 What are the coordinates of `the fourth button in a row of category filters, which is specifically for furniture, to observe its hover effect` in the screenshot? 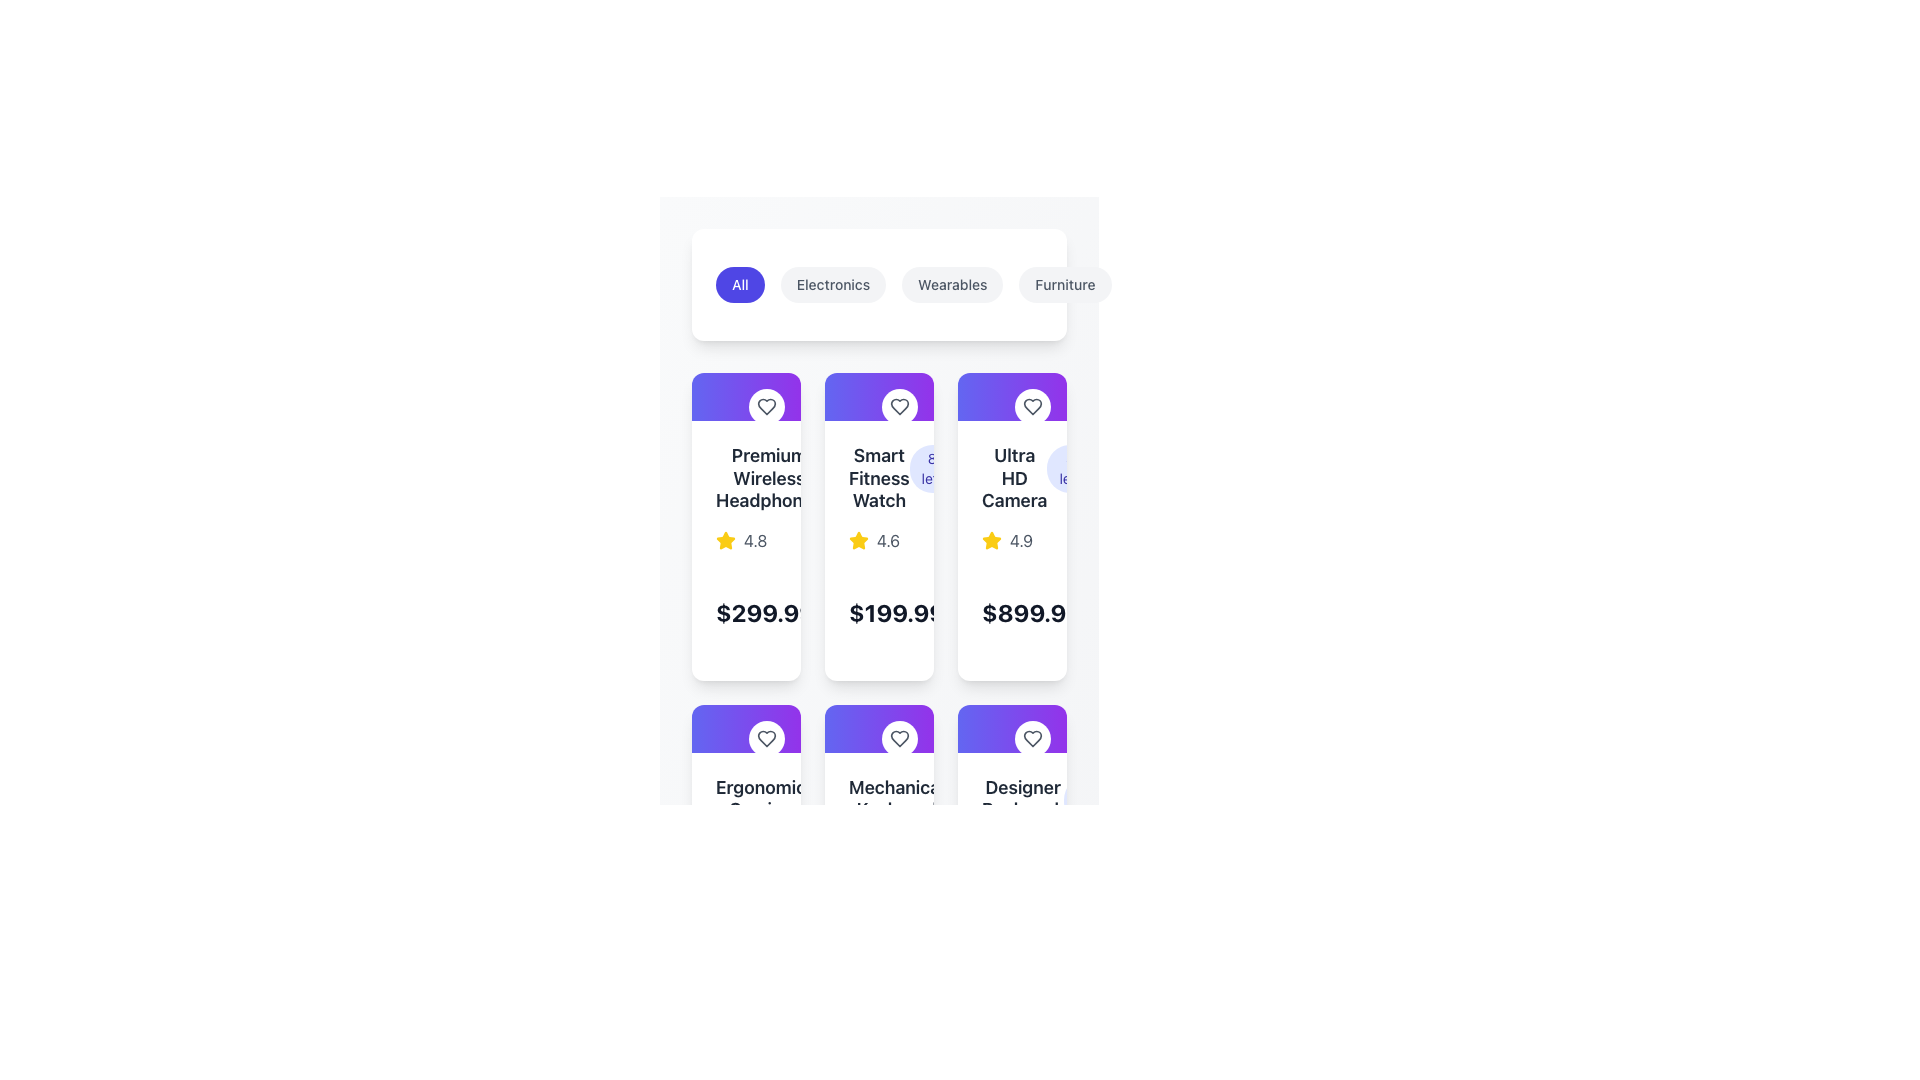 It's located at (1064, 285).